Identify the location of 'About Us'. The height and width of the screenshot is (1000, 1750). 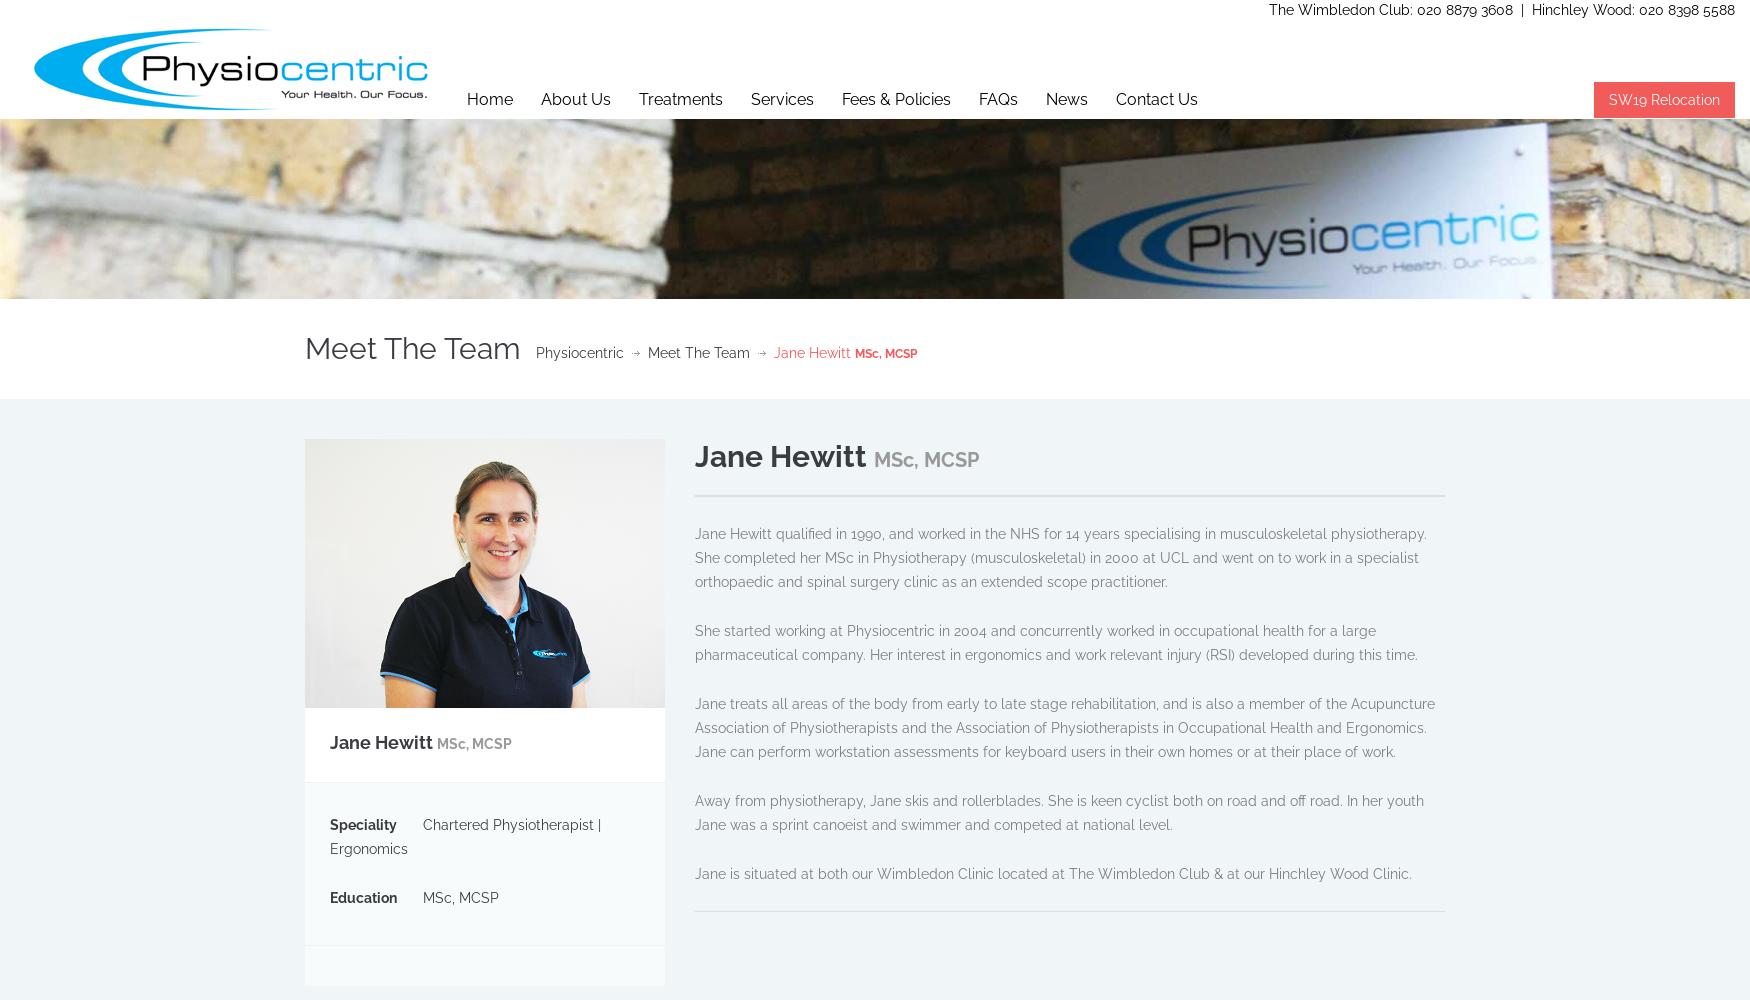
(539, 98).